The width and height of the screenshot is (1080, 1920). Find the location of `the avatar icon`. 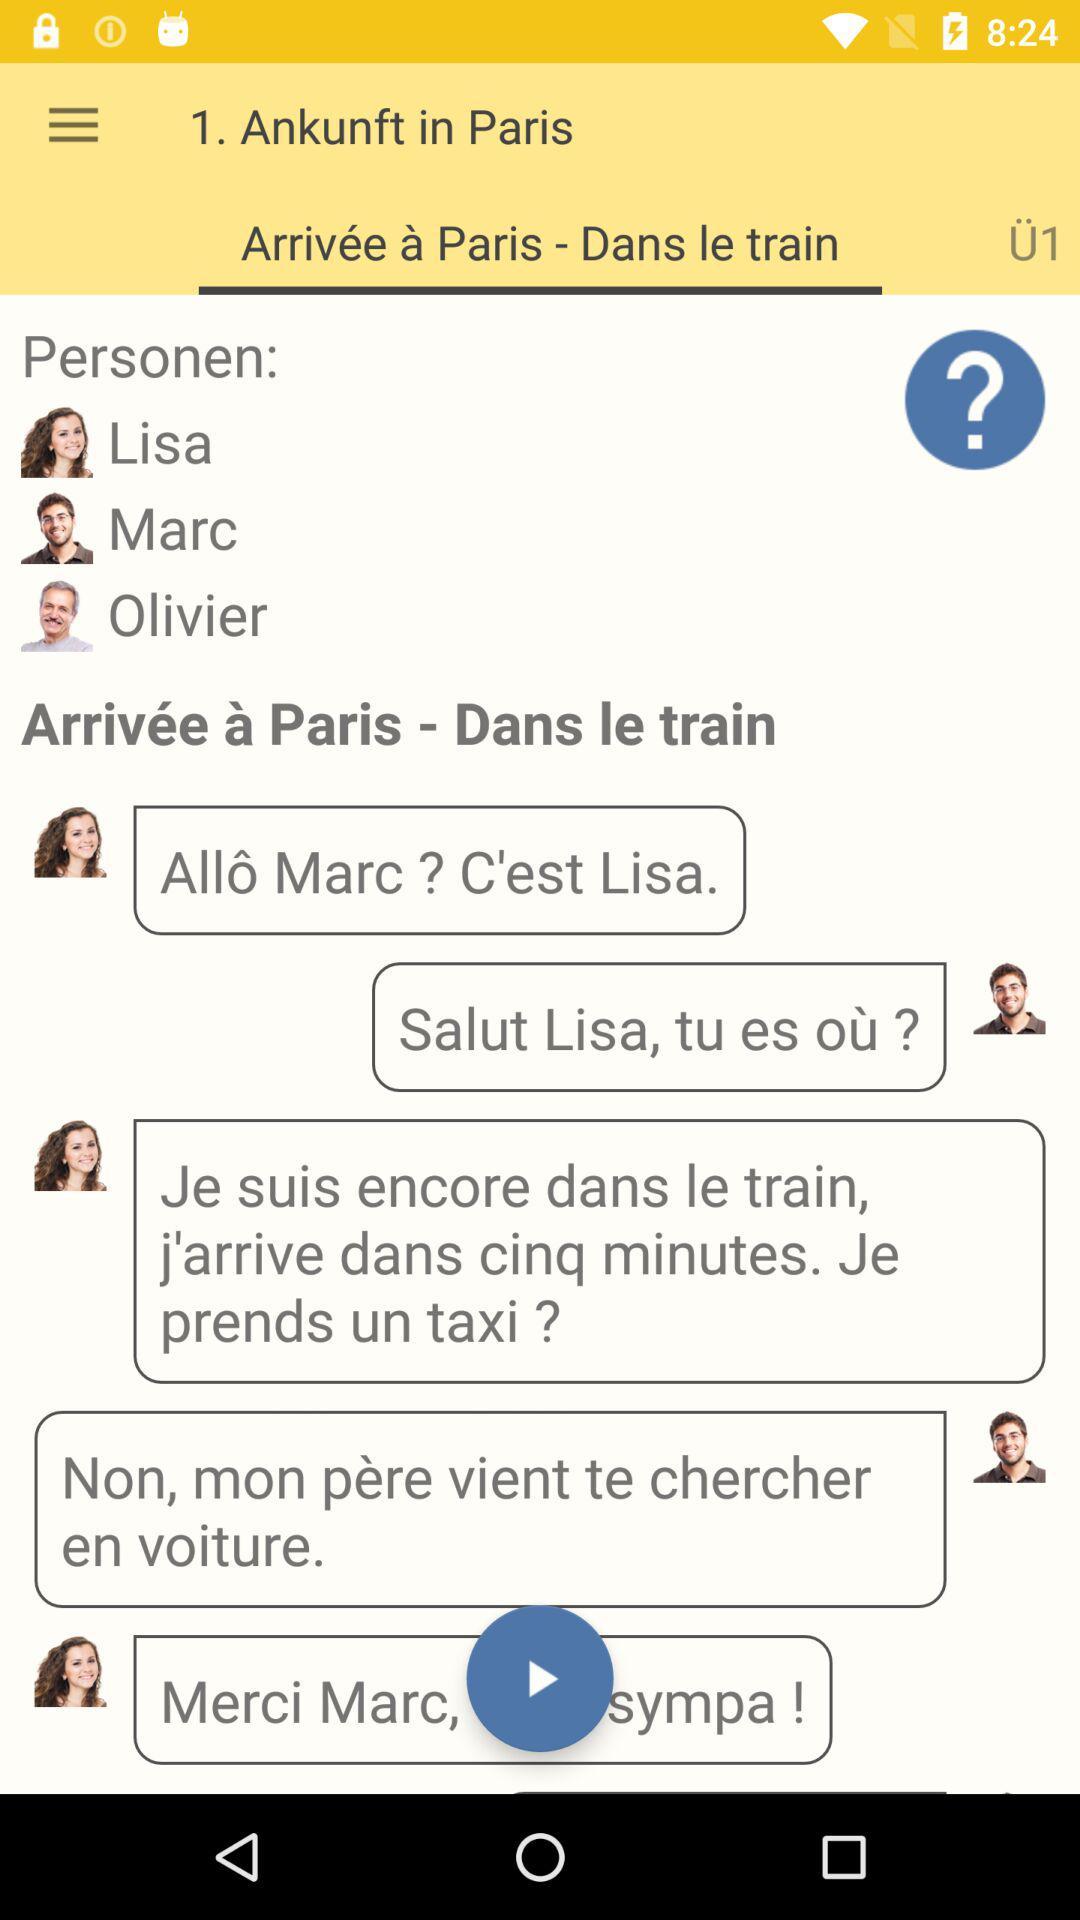

the avatar icon is located at coordinates (69, 1670).